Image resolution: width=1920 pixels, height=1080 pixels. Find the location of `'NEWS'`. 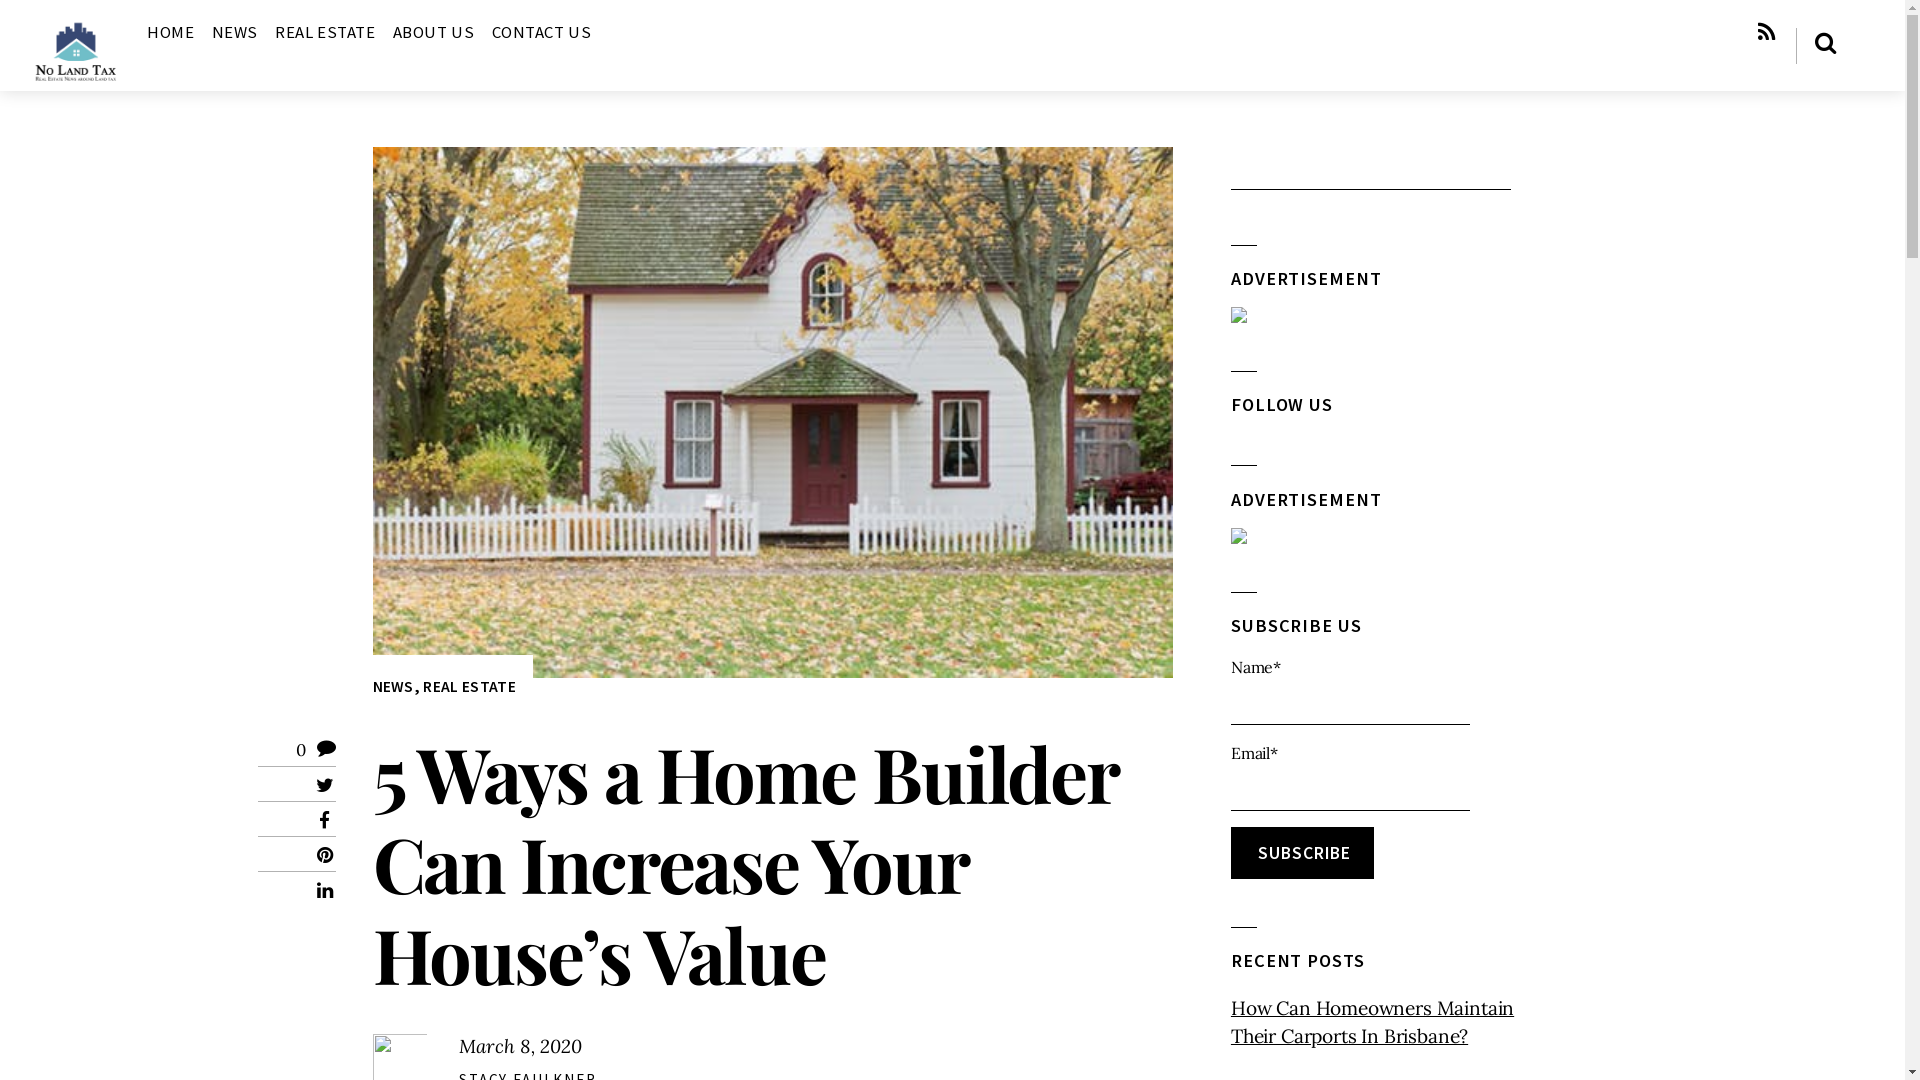

'NEWS' is located at coordinates (392, 685).